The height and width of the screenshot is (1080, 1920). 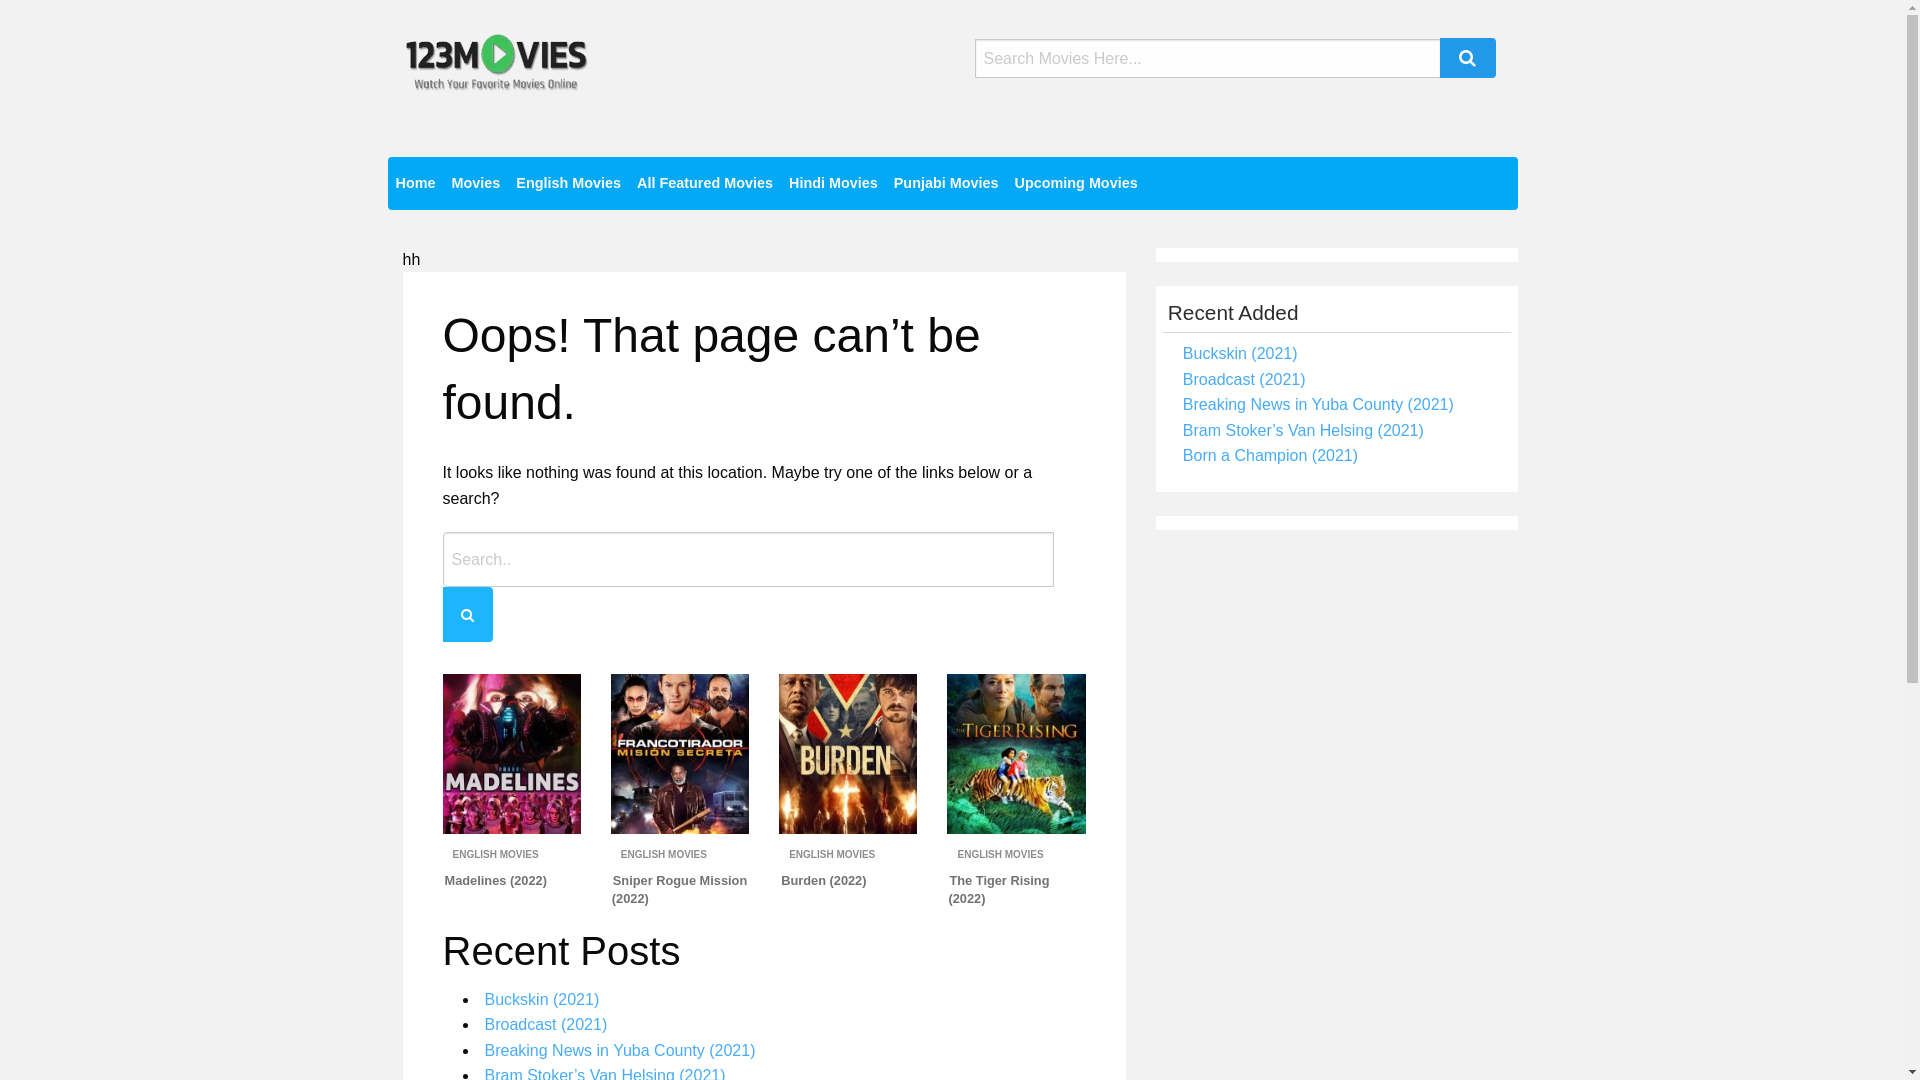 What do you see at coordinates (495, 879) in the screenshot?
I see `'Madelines (2022)'` at bounding box center [495, 879].